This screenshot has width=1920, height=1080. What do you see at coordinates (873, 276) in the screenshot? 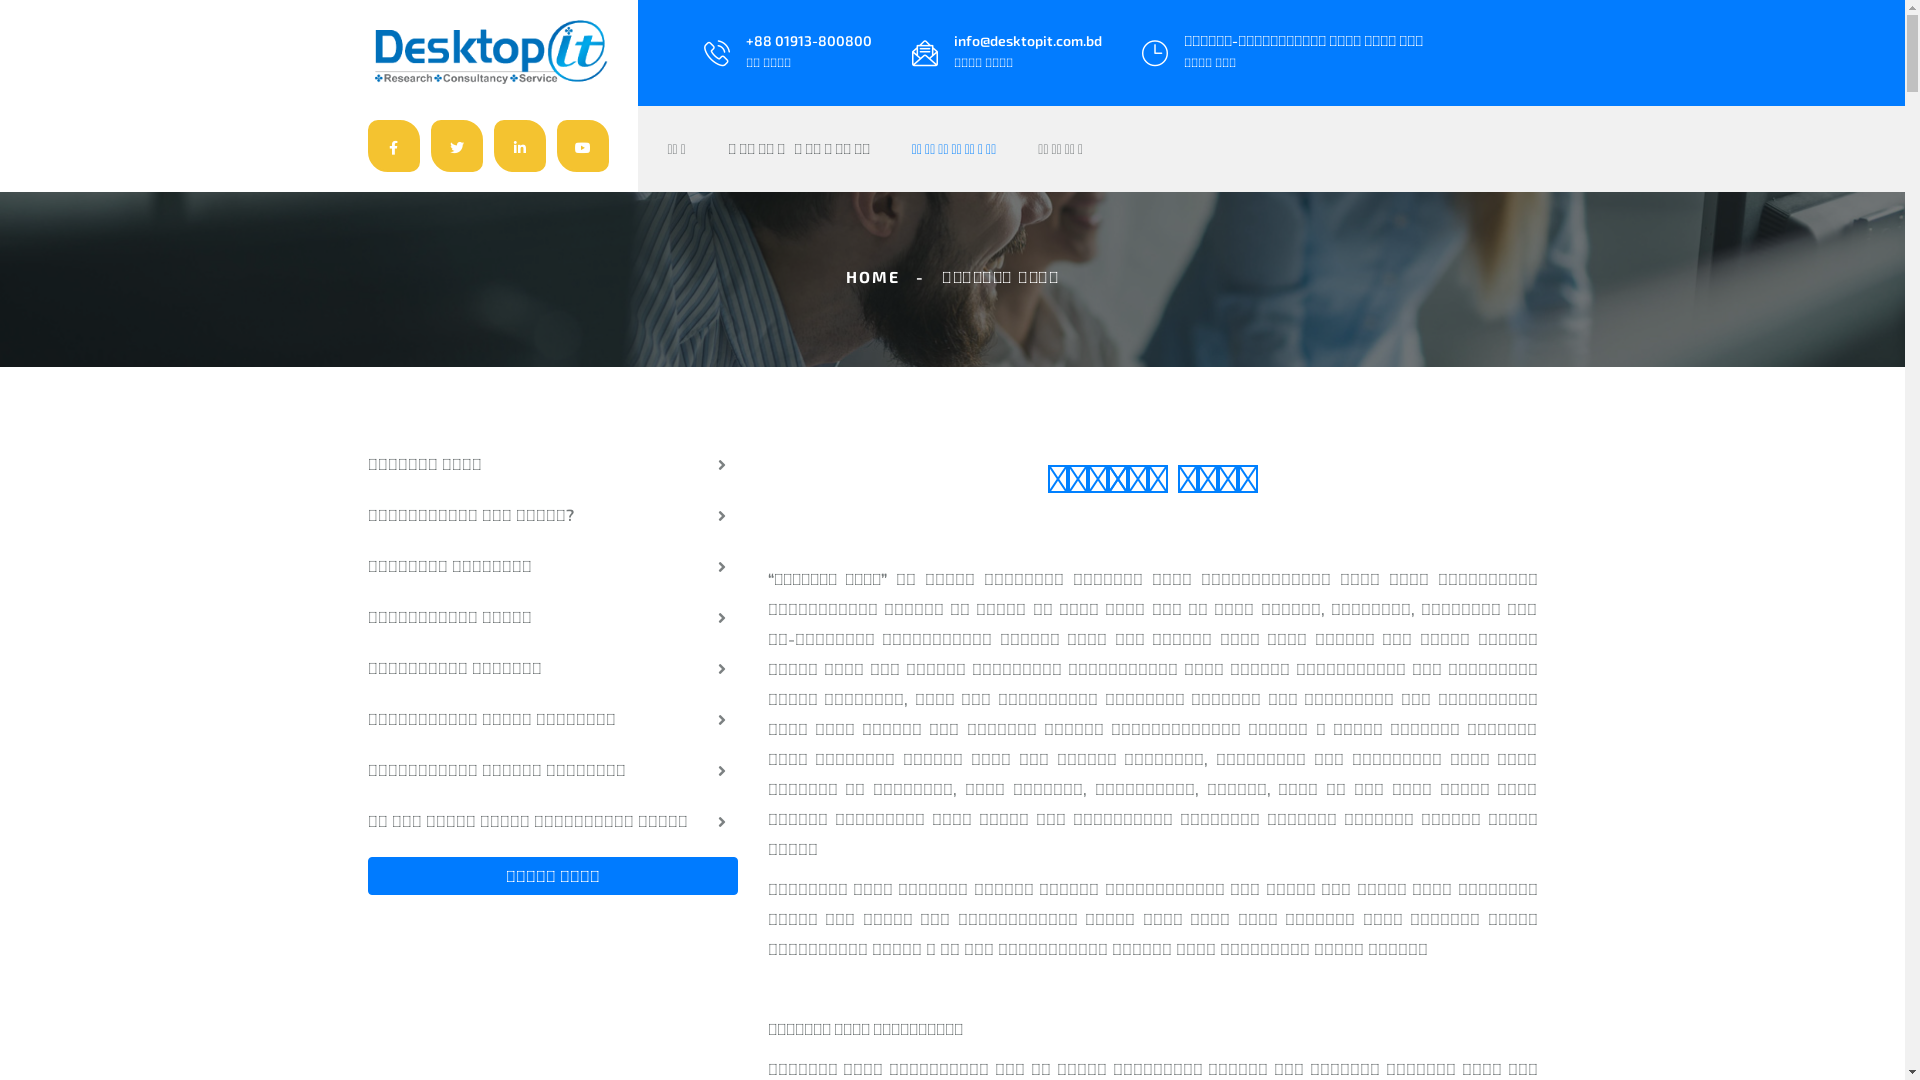
I see `'HOME'` at bounding box center [873, 276].